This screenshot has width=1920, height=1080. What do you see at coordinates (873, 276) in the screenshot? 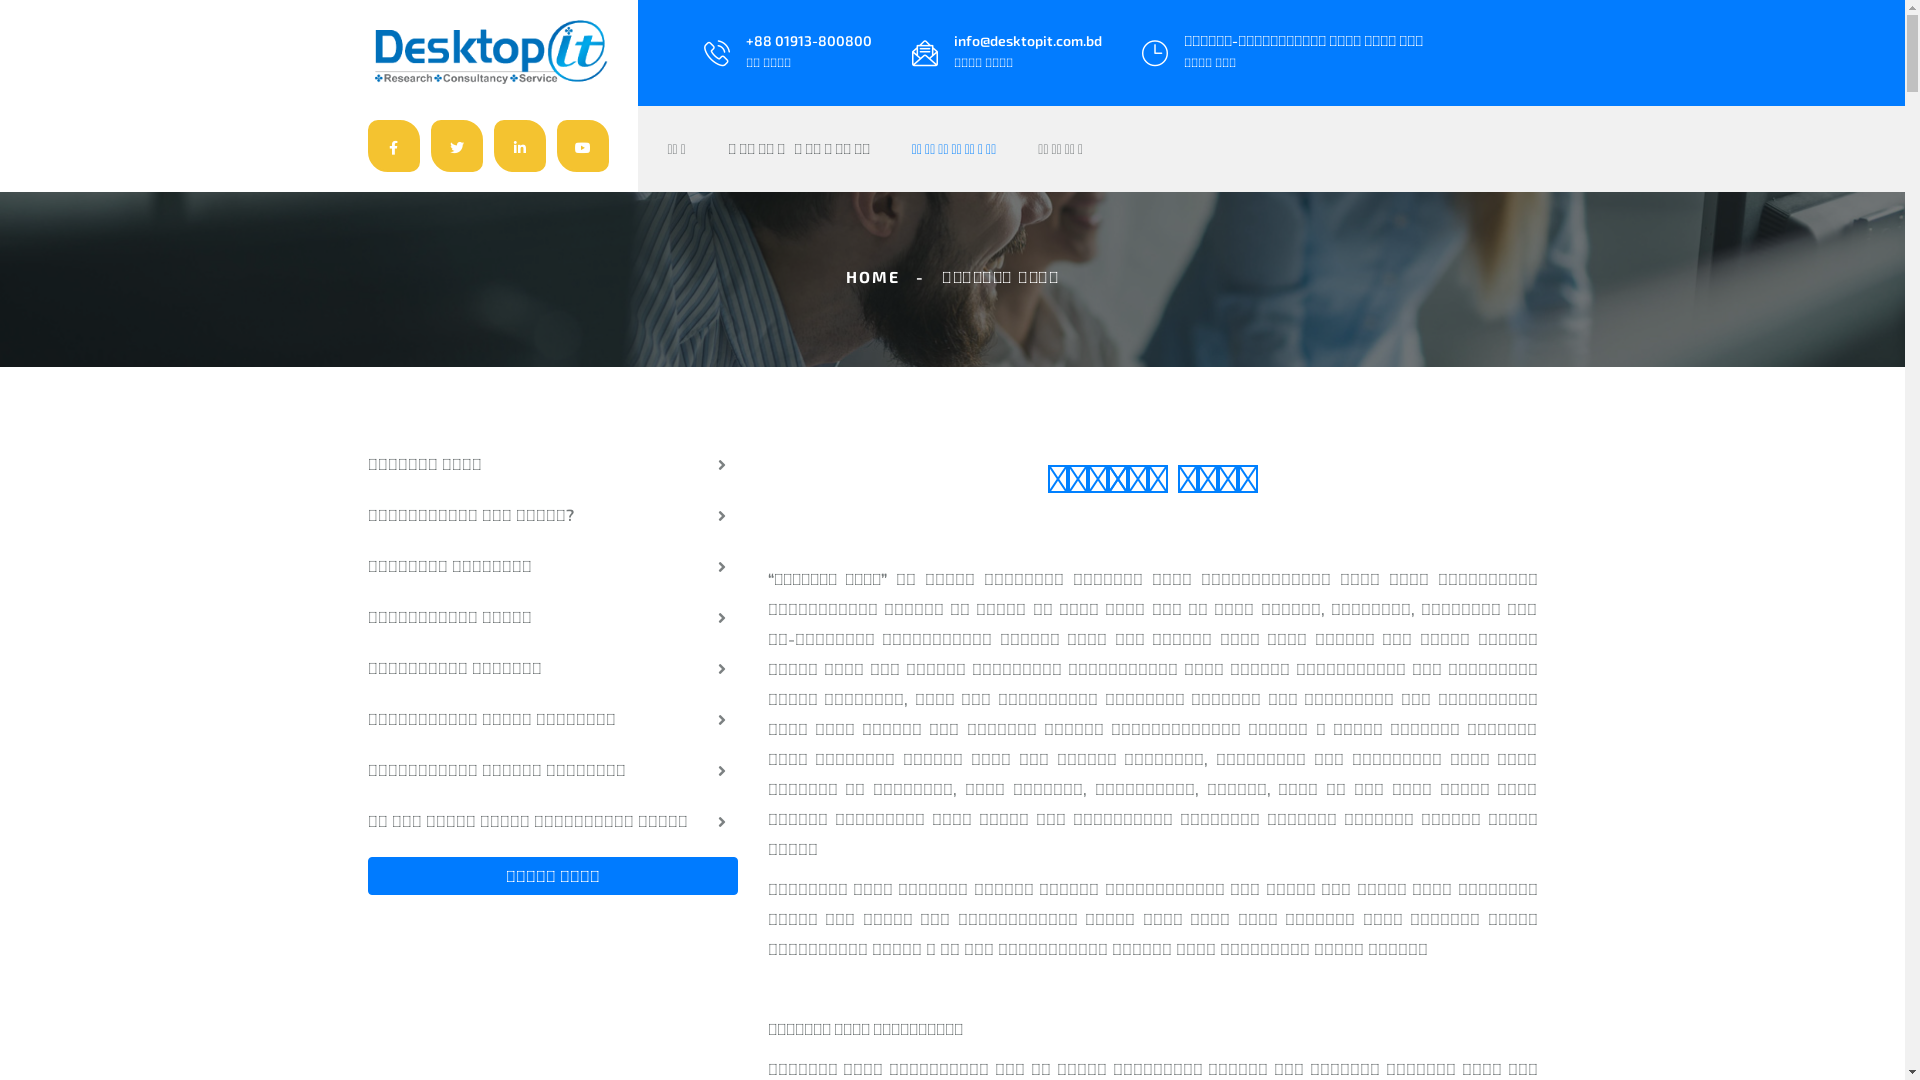
I see `'HOME'` at bounding box center [873, 276].